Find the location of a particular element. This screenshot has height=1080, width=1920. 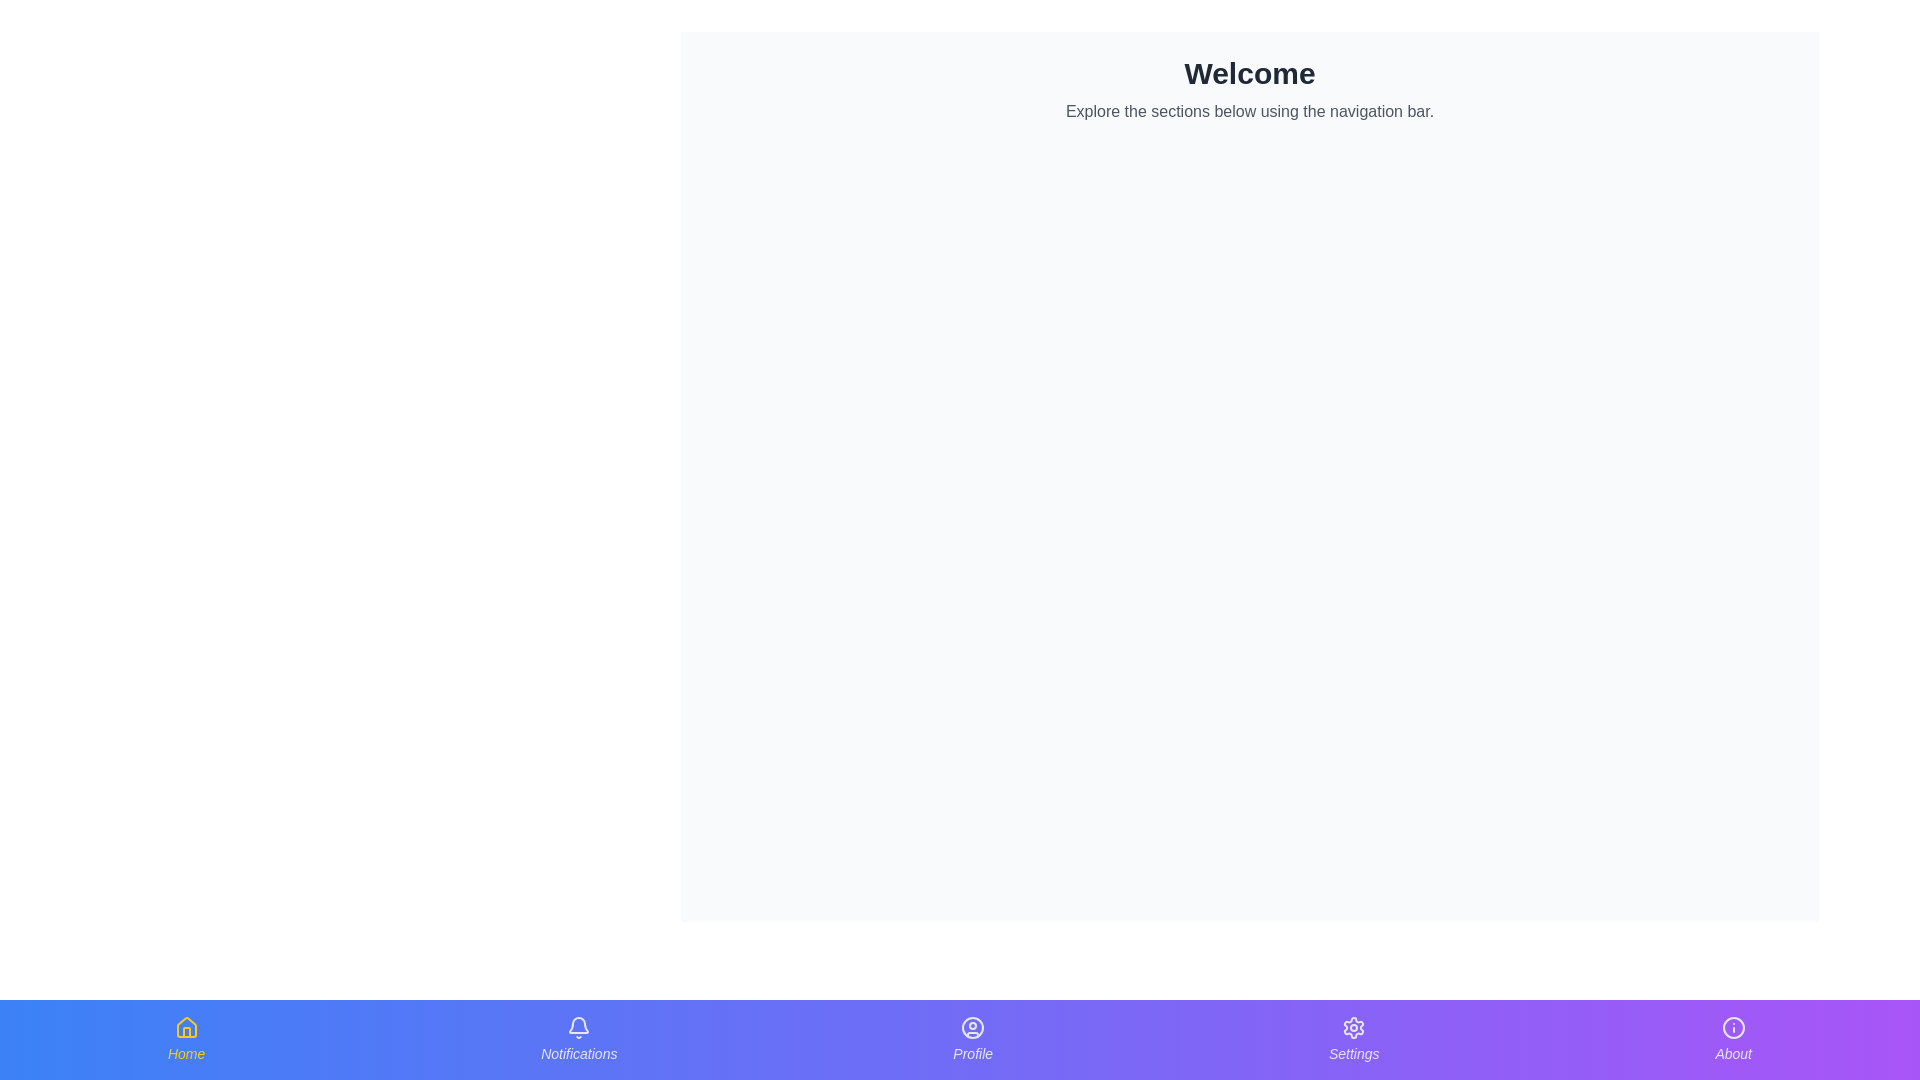

the 'Settings' button located in the bottom navigation bar, which features a cogwheel icon and is styled with gray text, to activate its scale effect is located at coordinates (1354, 1039).